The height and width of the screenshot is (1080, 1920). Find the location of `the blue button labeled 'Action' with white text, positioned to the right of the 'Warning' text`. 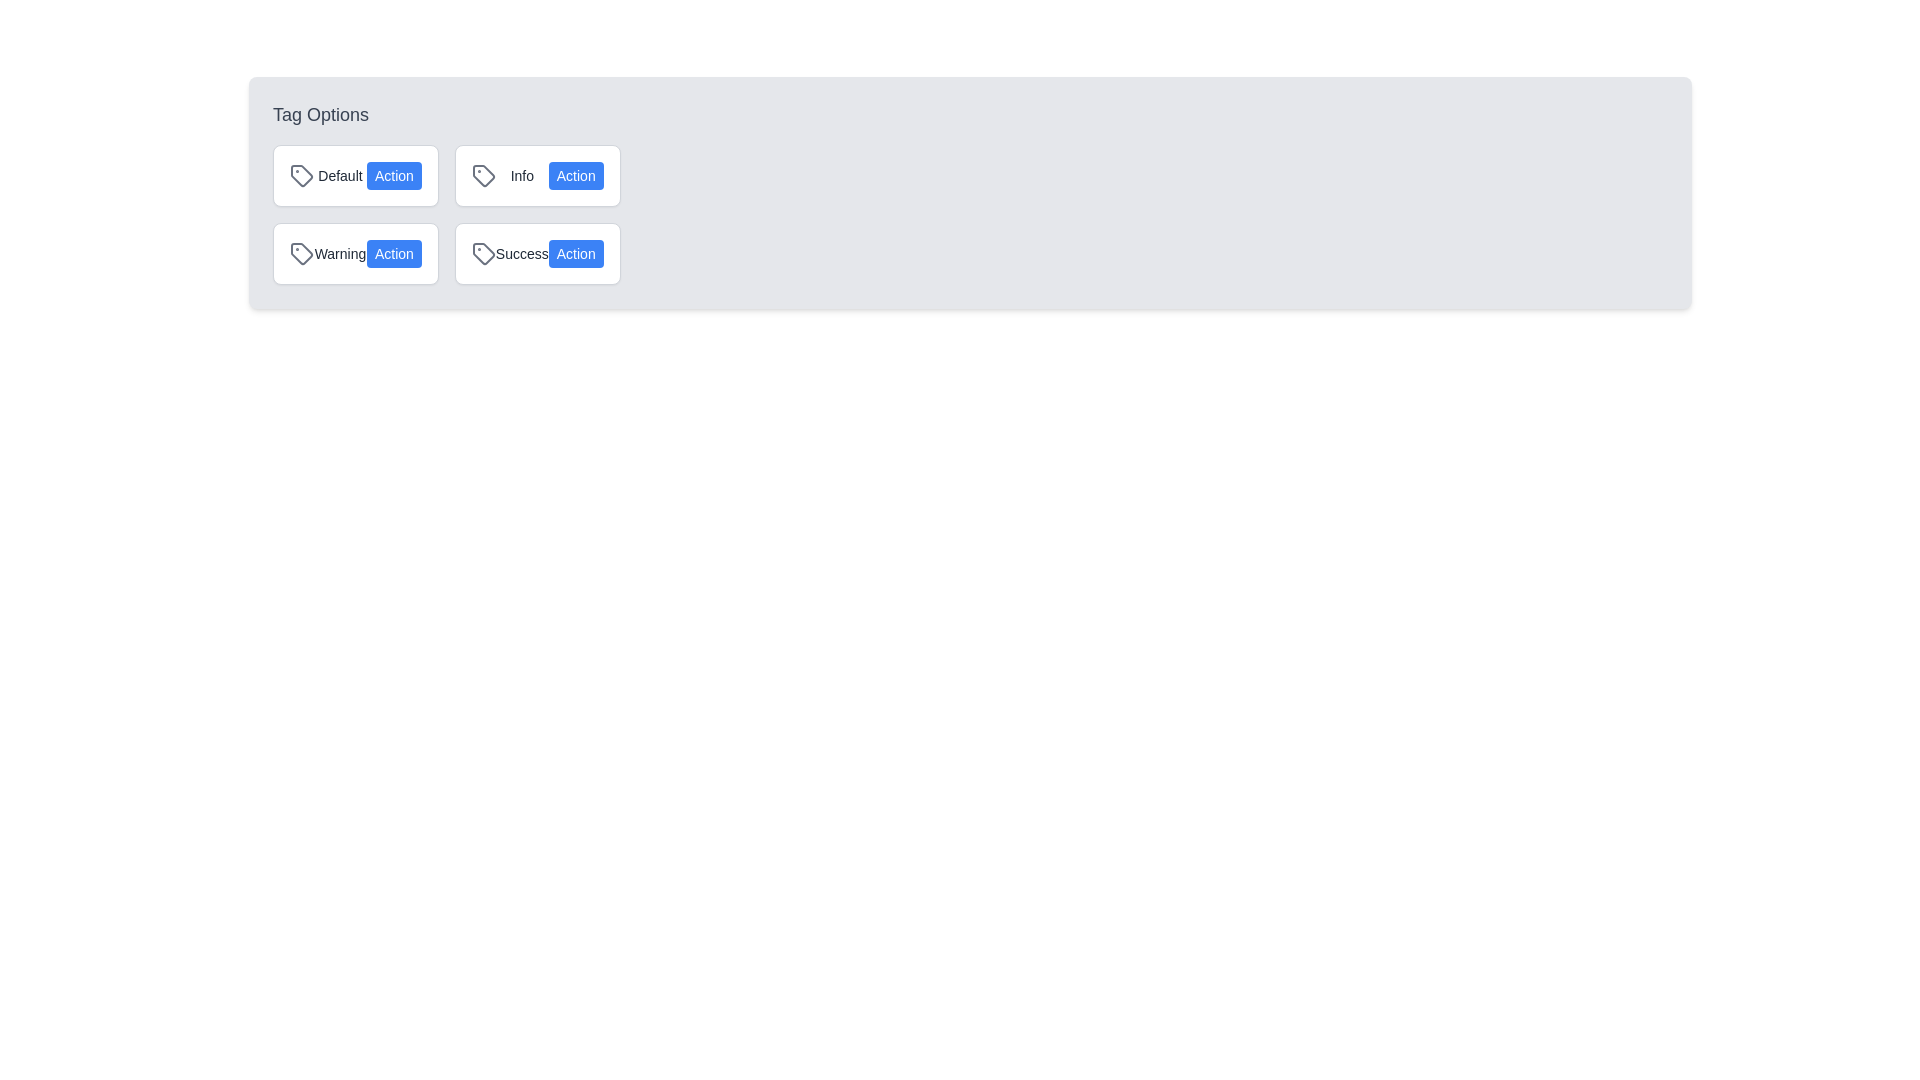

the blue button labeled 'Action' with white text, positioned to the right of the 'Warning' text is located at coordinates (394, 253).